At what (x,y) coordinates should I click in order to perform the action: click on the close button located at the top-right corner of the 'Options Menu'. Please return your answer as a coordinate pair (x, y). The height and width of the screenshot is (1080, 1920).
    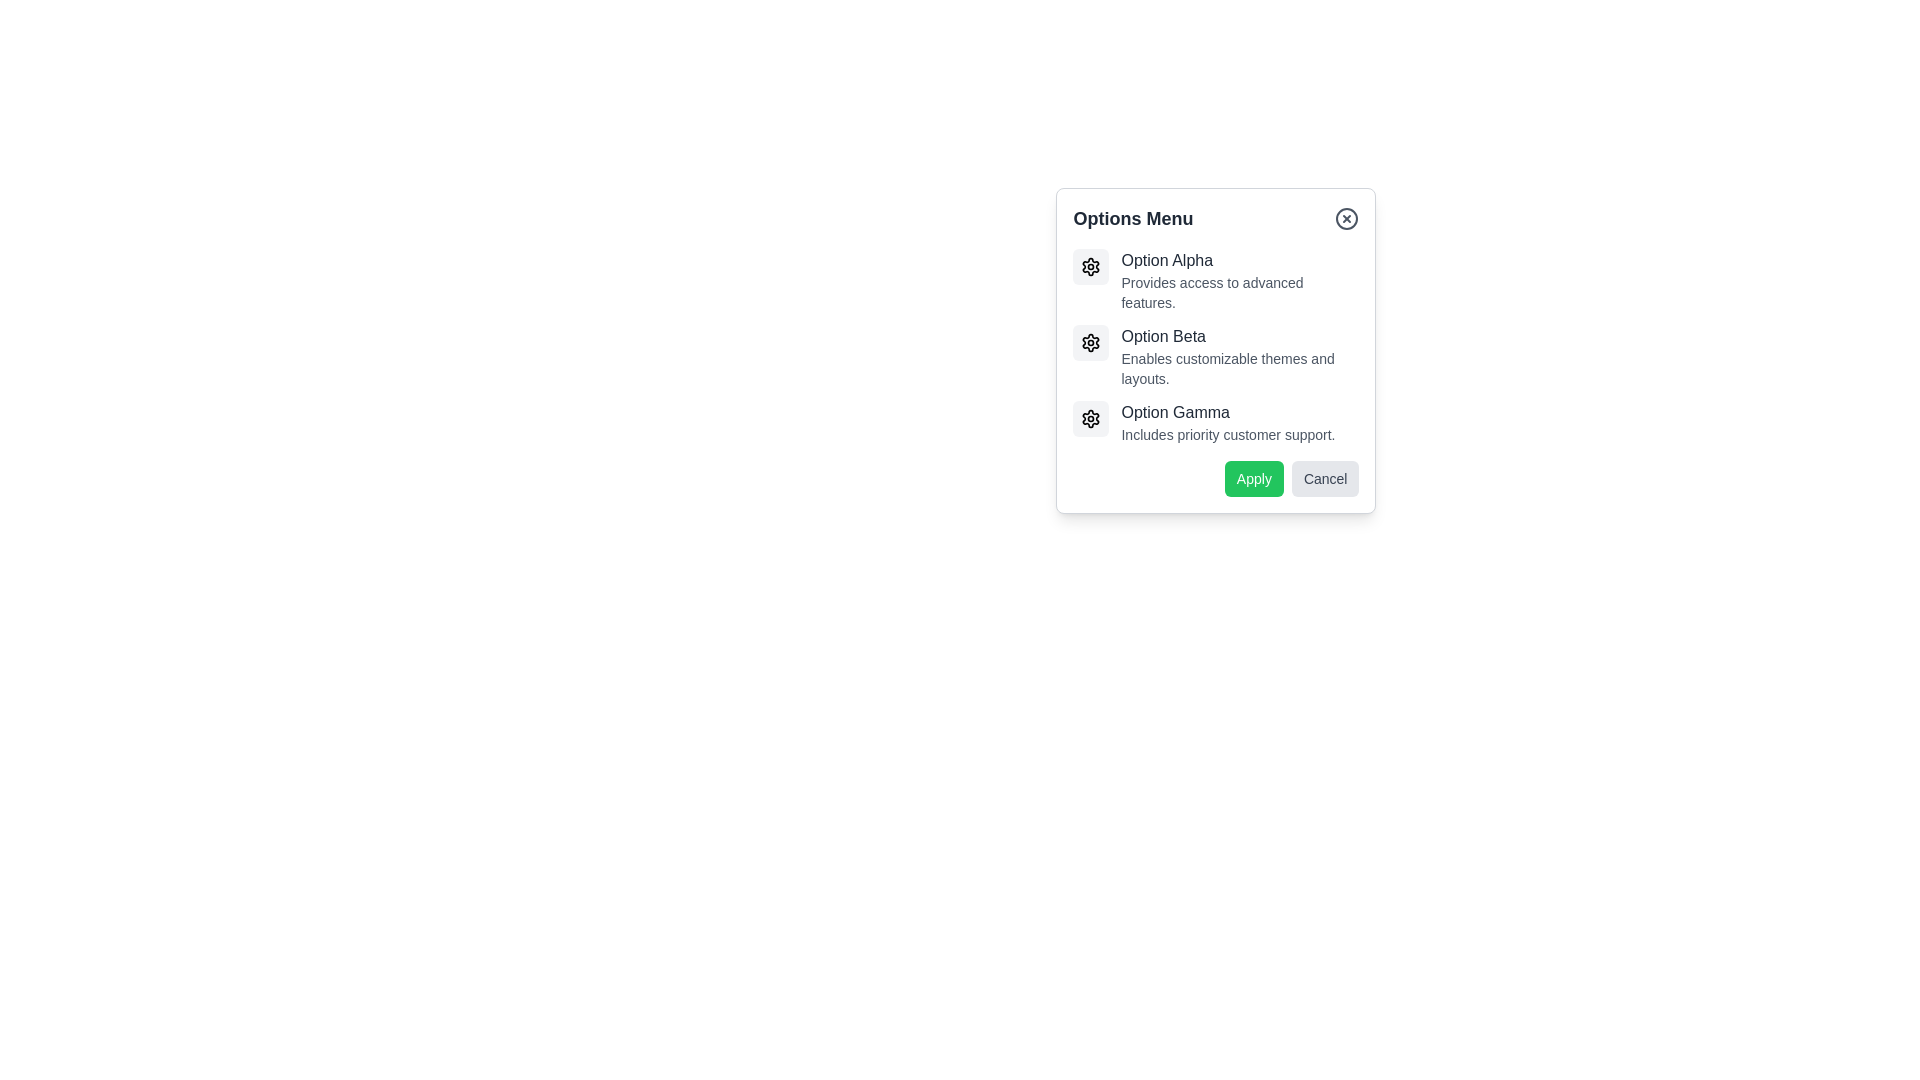
    Looking at the image, I should click on (1347, 219).